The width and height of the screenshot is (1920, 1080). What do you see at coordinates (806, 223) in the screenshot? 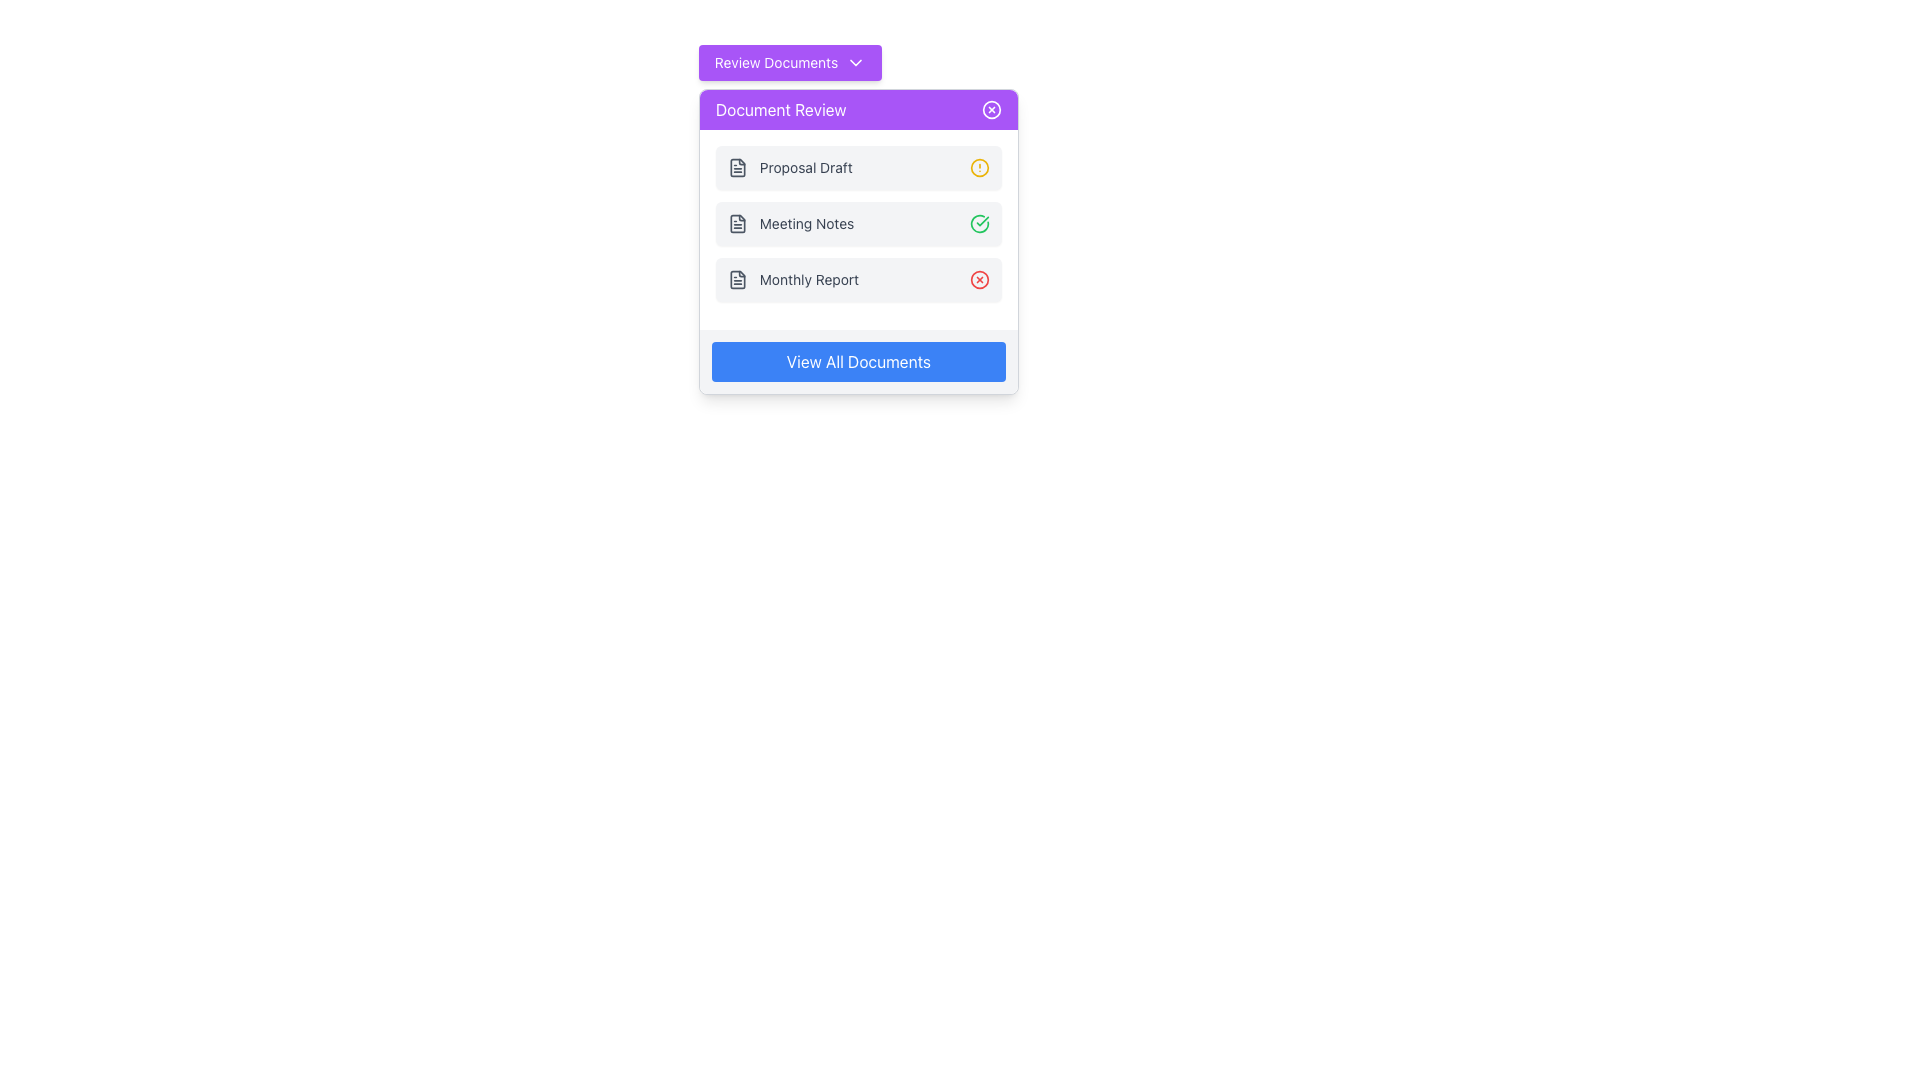
I see `the static text label 'Meeting Notes' which is styled with a small font and gray color, located under the heading 'Document Review' and adjacent to a document icon` at bounding box center [806, 223].